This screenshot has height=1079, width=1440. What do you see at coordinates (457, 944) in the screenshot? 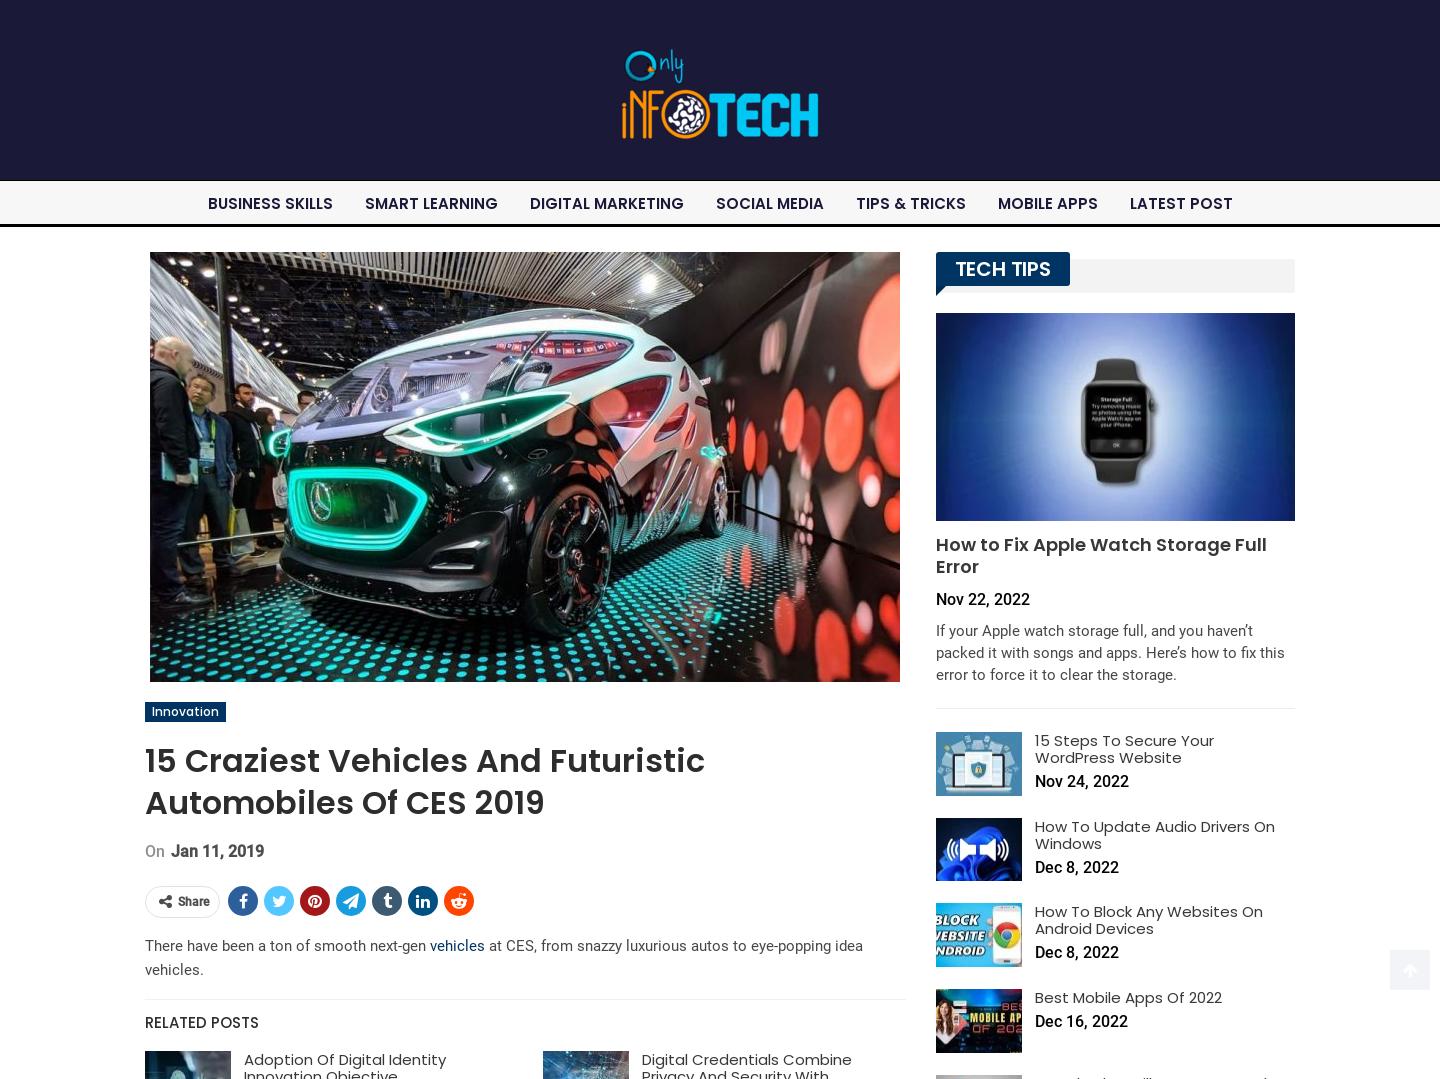
I see `'vehicles'` at bounding box center [457, 944].